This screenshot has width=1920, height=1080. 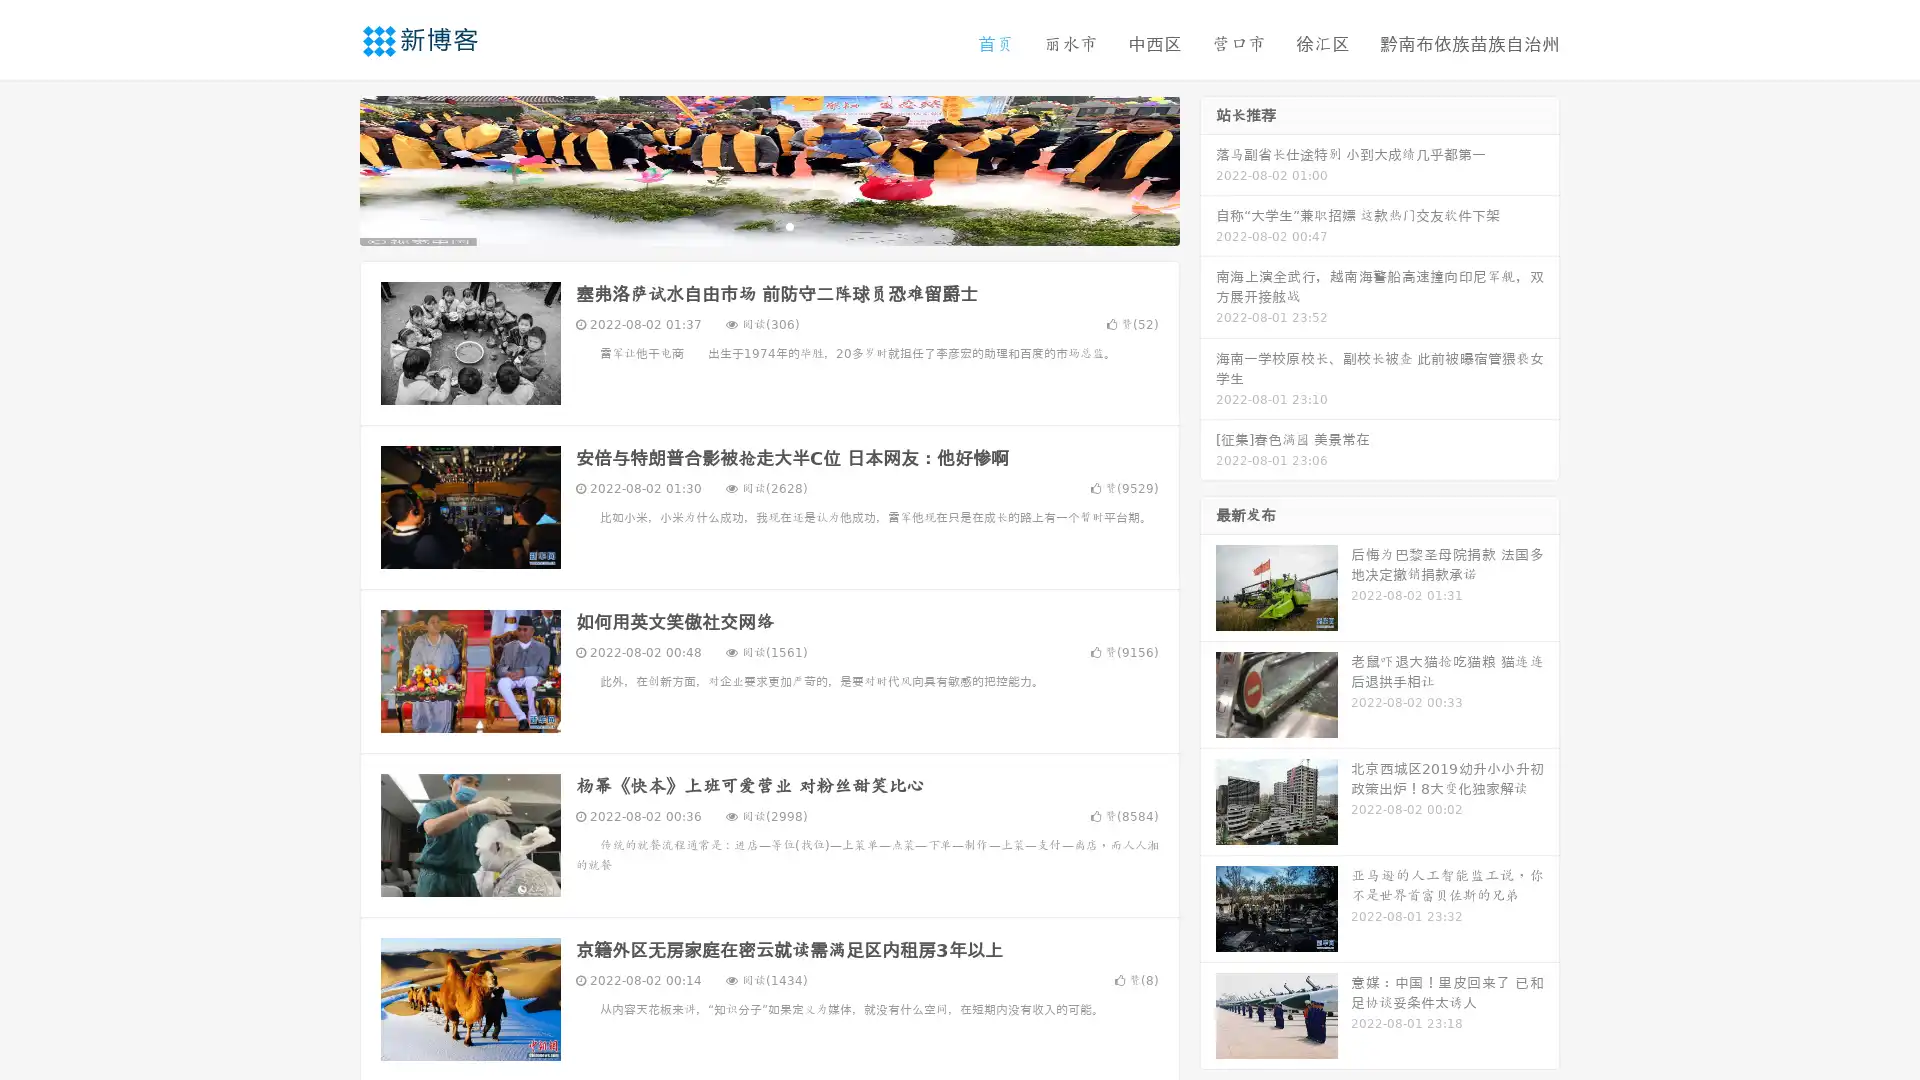 What do you see at coordinates (748, 225) in the screenshot?
I see `Go to slide 1` at bounding box center [748, 225].